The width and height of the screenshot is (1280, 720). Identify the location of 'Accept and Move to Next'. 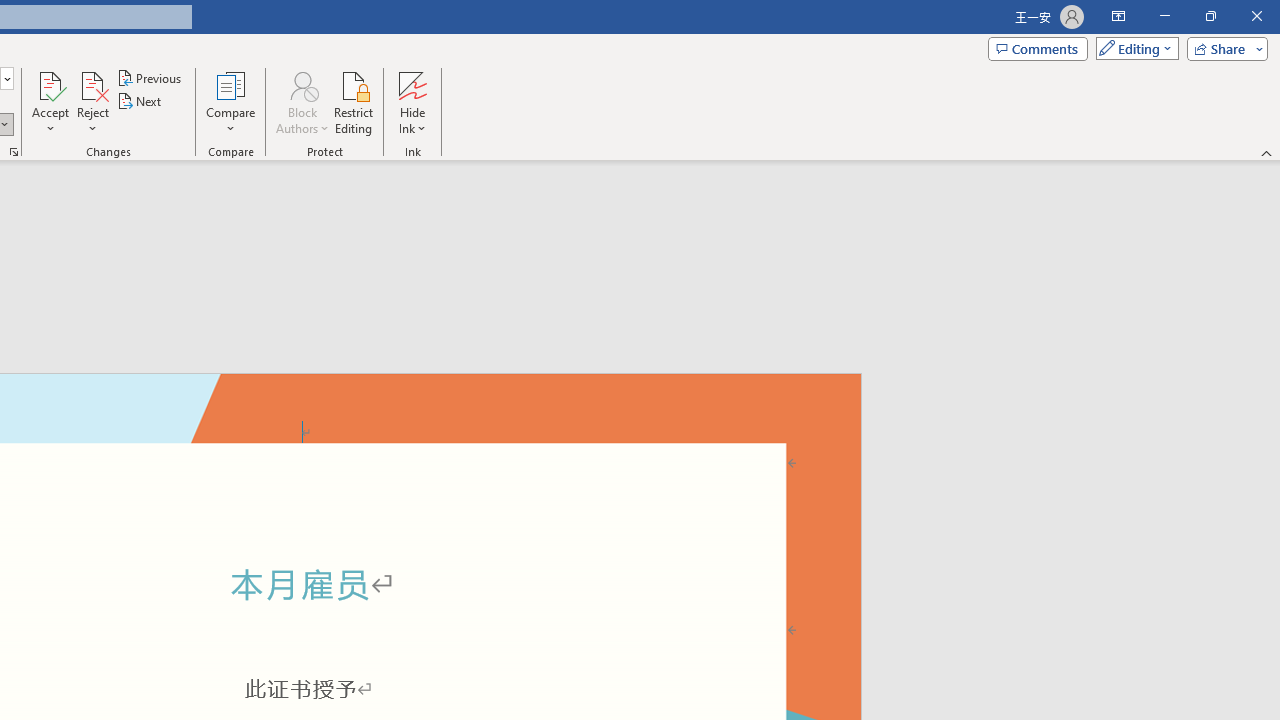
(50, 84).